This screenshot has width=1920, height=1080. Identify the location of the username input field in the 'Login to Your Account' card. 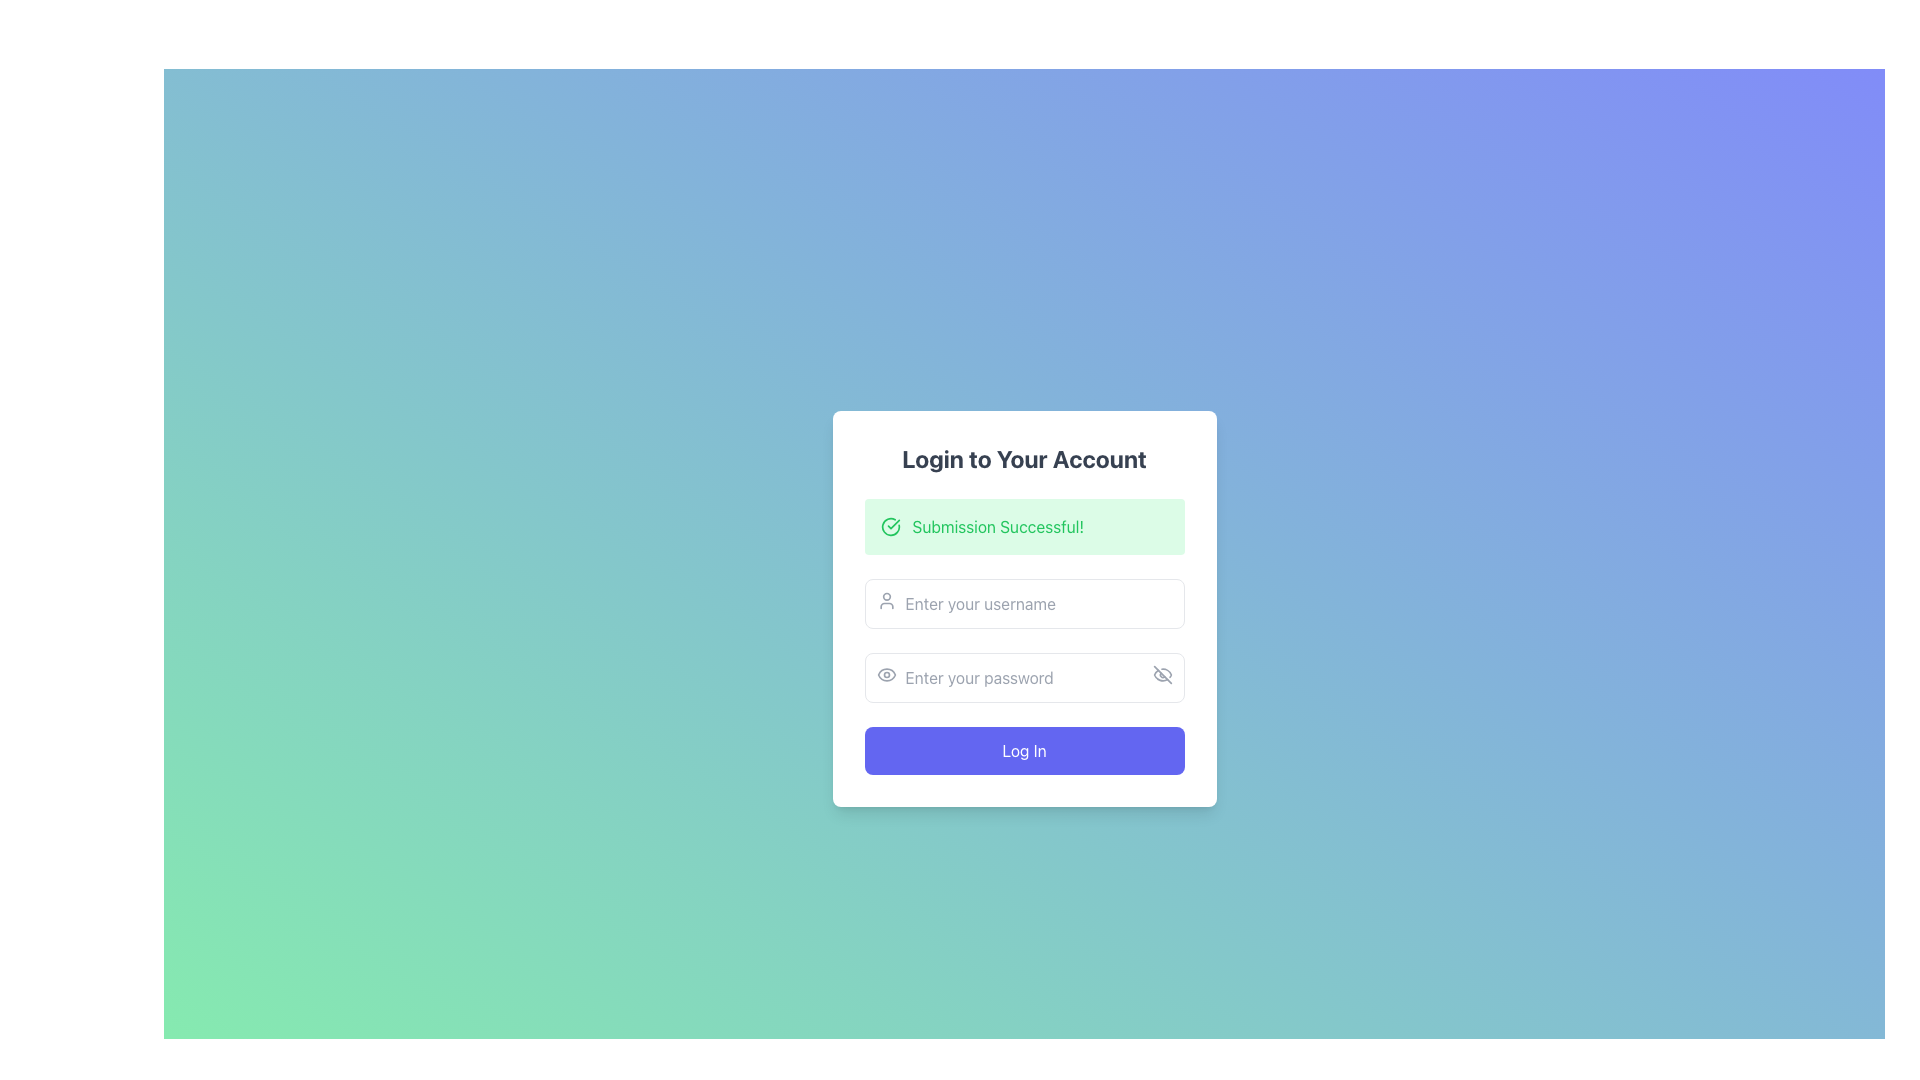
(1024, 608).